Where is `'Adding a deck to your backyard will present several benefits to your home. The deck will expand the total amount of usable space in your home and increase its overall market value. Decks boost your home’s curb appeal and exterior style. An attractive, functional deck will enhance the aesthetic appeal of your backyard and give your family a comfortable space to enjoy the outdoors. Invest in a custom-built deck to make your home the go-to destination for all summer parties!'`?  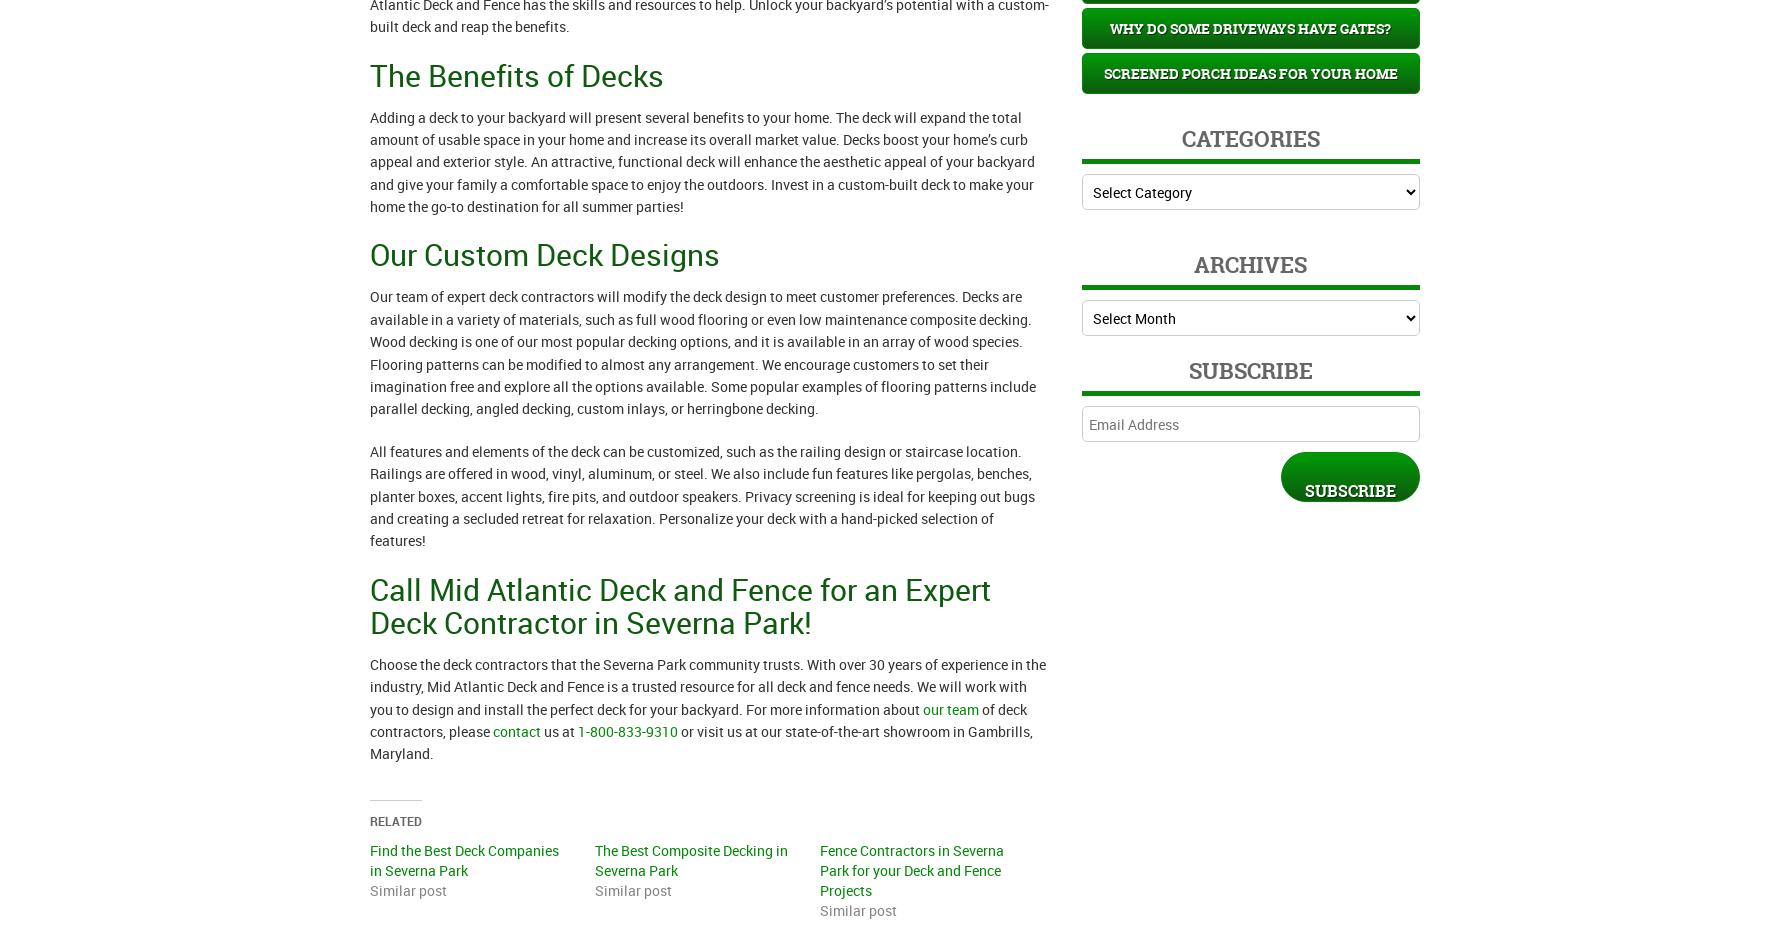
'Adding a deck to your backyard will present several benefits to your home. The deck will expand the total amount of usable space in your home and increase its overall market value. Decks boost your home’s curb appeal and exterior style. An attractive, functional deck will enhance the aesthetic appeal of your backyard and give your family a comfortable space to enjoy the outdoors. Invest in a custom-built deck to make your home the go-to destination for all summer parties!' is located at coordinates (701, 160).